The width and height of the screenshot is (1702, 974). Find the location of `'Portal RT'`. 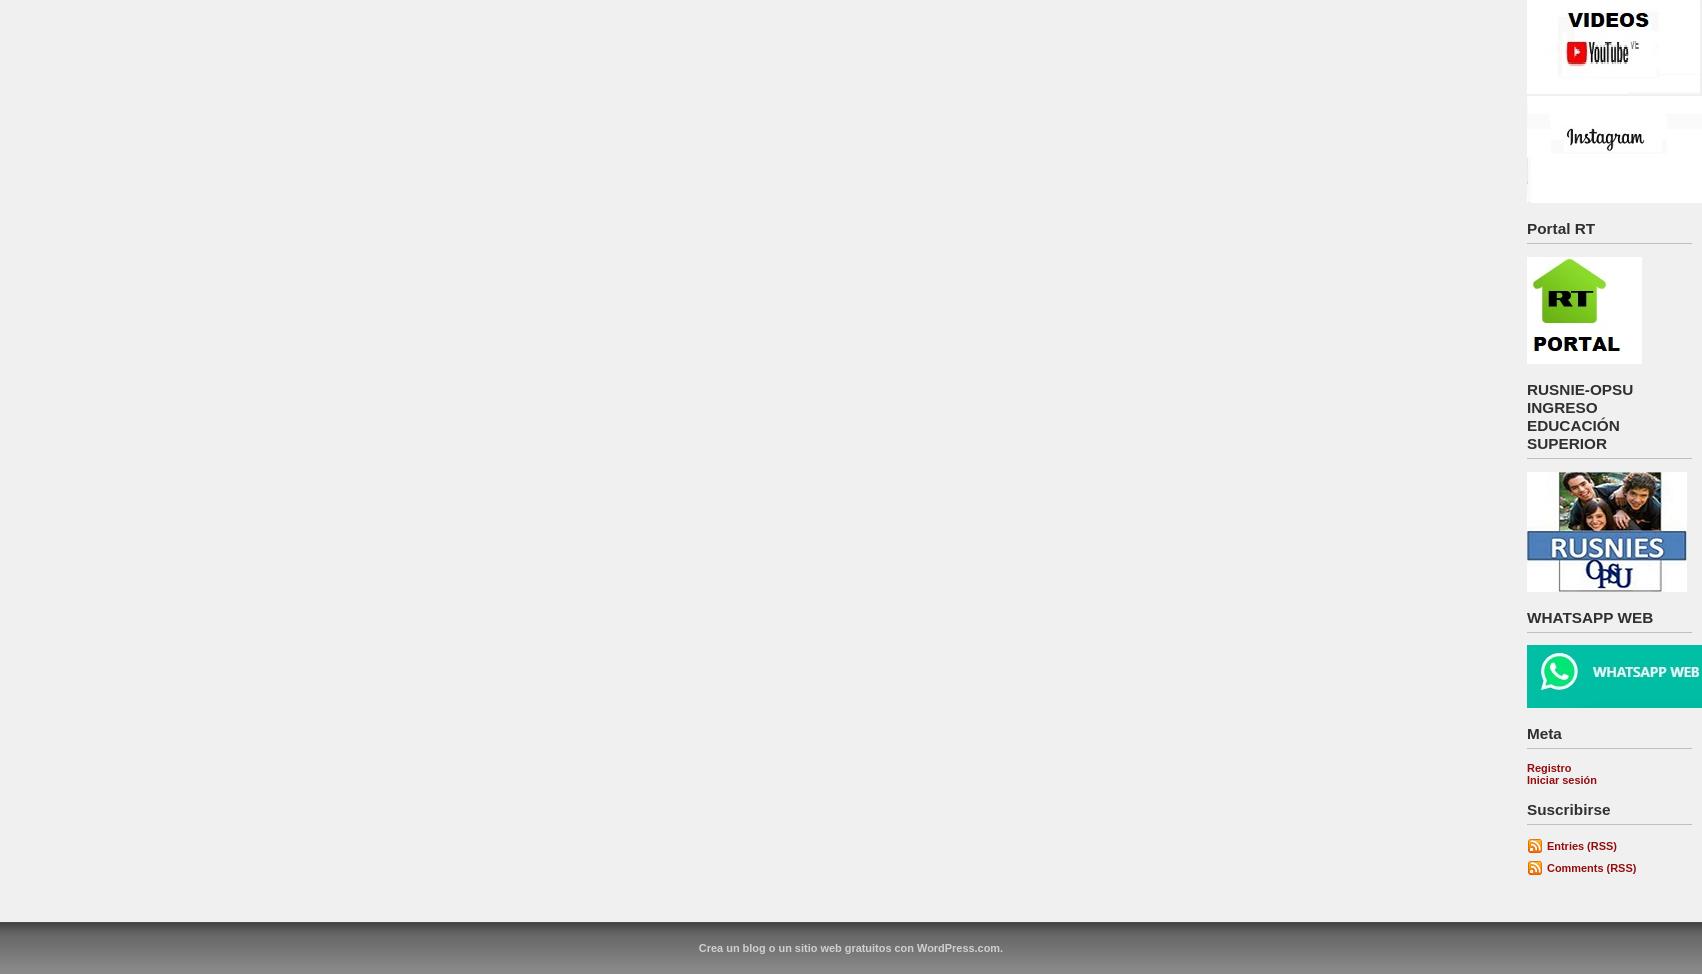

'Portal RT' is located at coordinates (1560, 228).